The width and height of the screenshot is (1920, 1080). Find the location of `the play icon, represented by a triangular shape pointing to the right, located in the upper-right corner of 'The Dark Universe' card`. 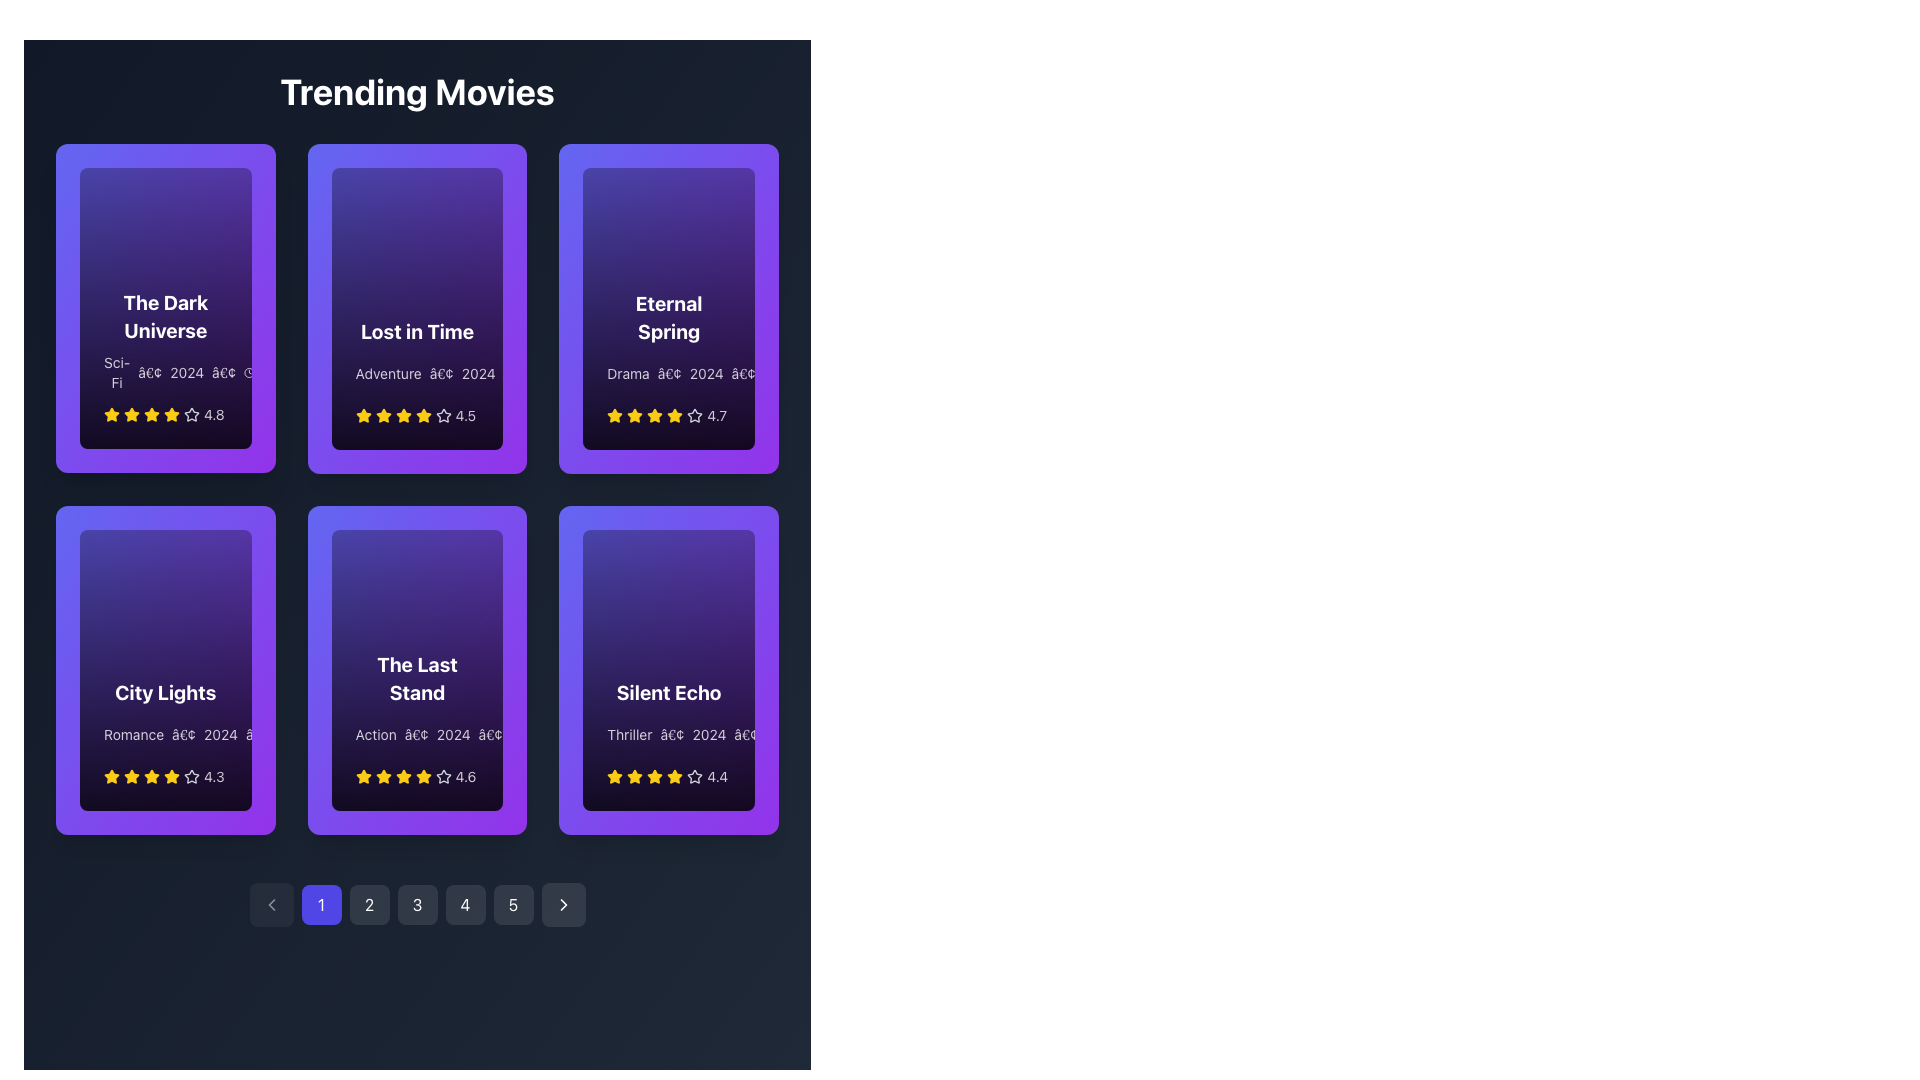

the play icon, represented by a triangular shape pointing to the right, located in the upper-right corner of 'The Dark Universe' card is located at coordinates (241, 185).